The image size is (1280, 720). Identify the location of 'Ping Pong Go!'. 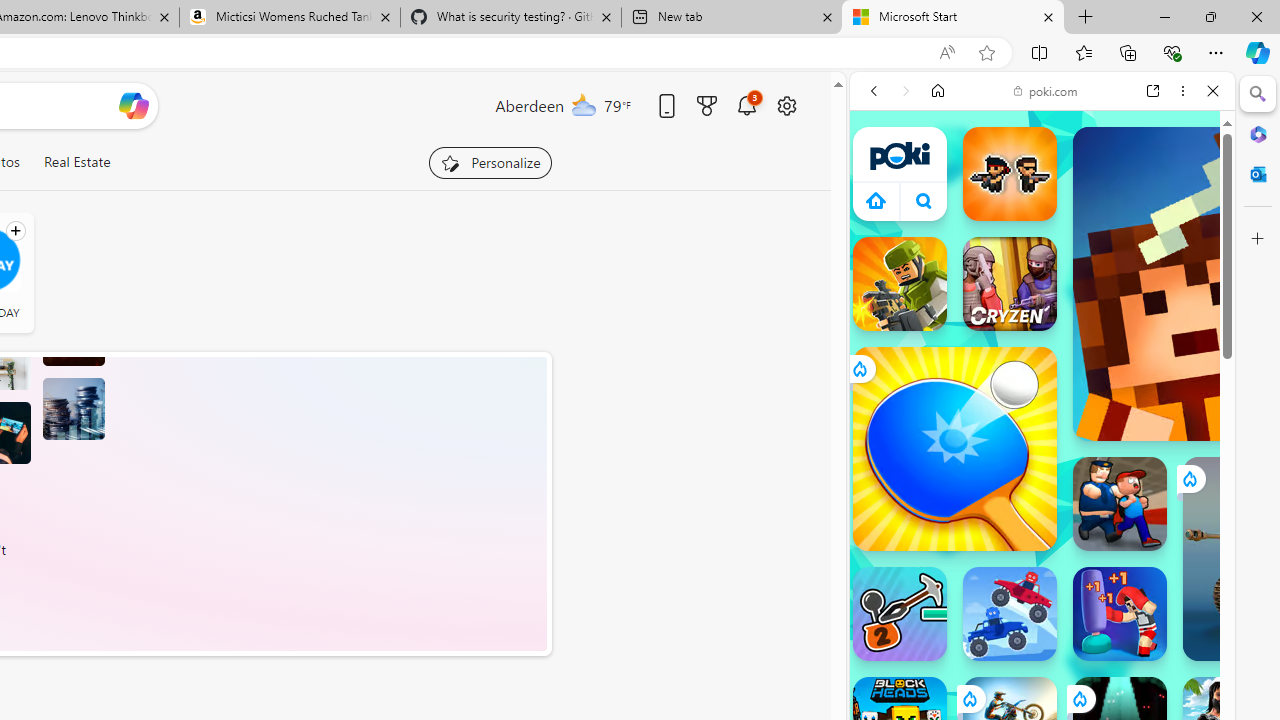
(953, 447).